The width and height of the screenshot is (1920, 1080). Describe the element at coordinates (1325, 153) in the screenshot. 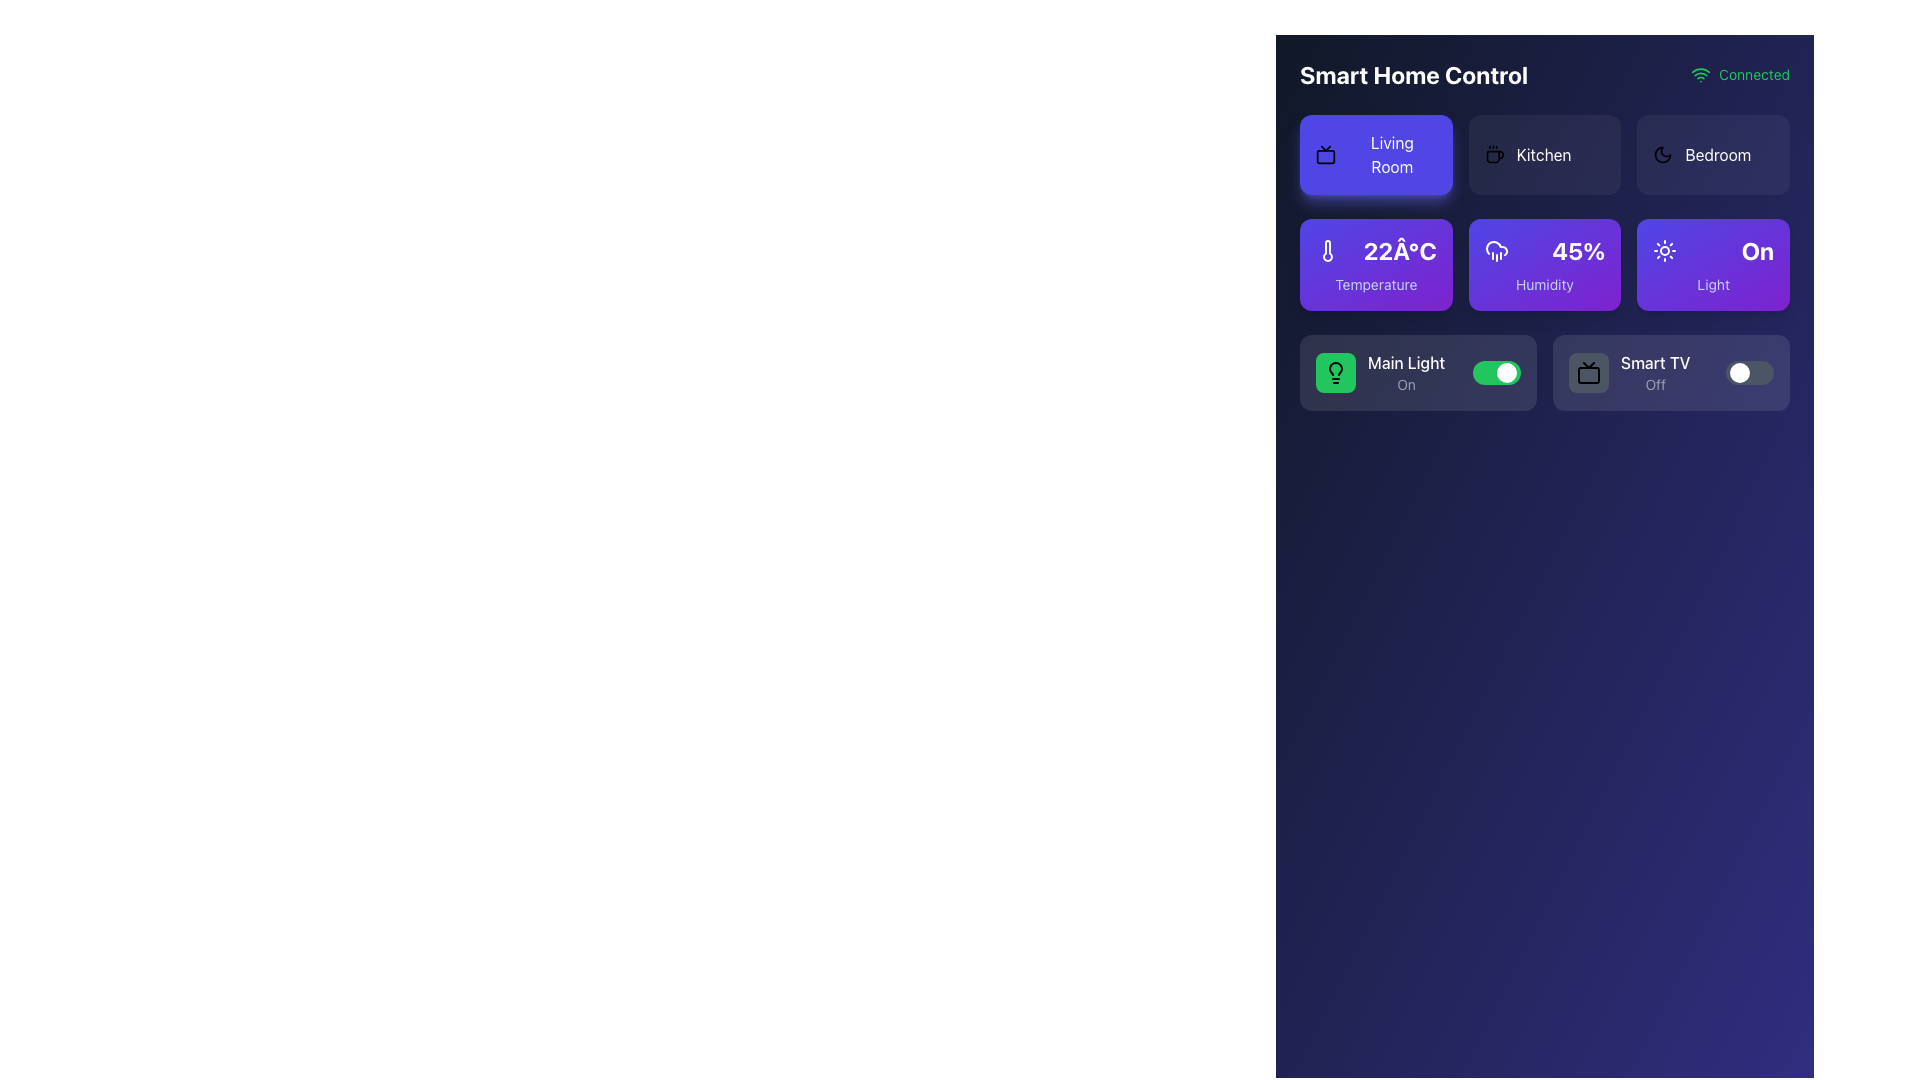

I see `the television icon located within the 'Living Room' button, positioned towards the left of the button's text` at that location.